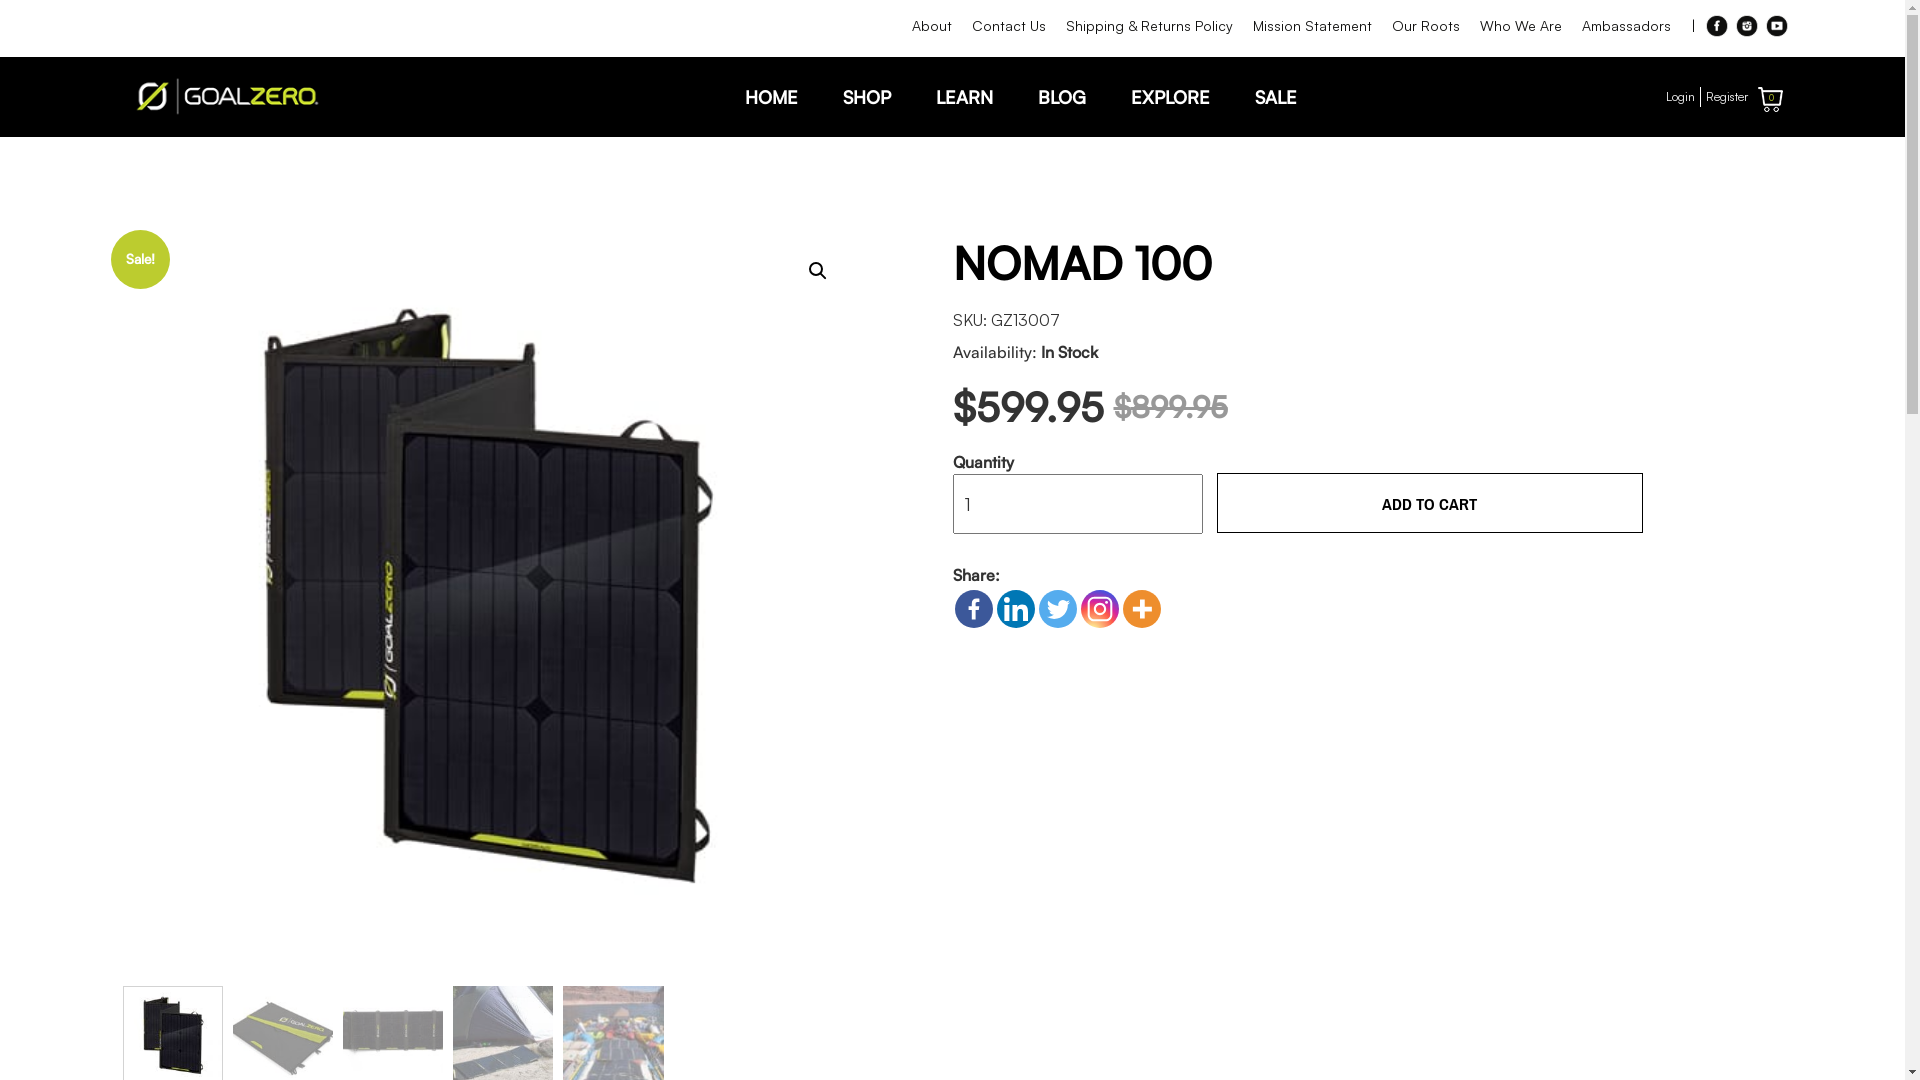 The image size is (1920, 1080). Describe the element at coordinates (1726, 96) in the screenshot. I see `'Register'` at that location.